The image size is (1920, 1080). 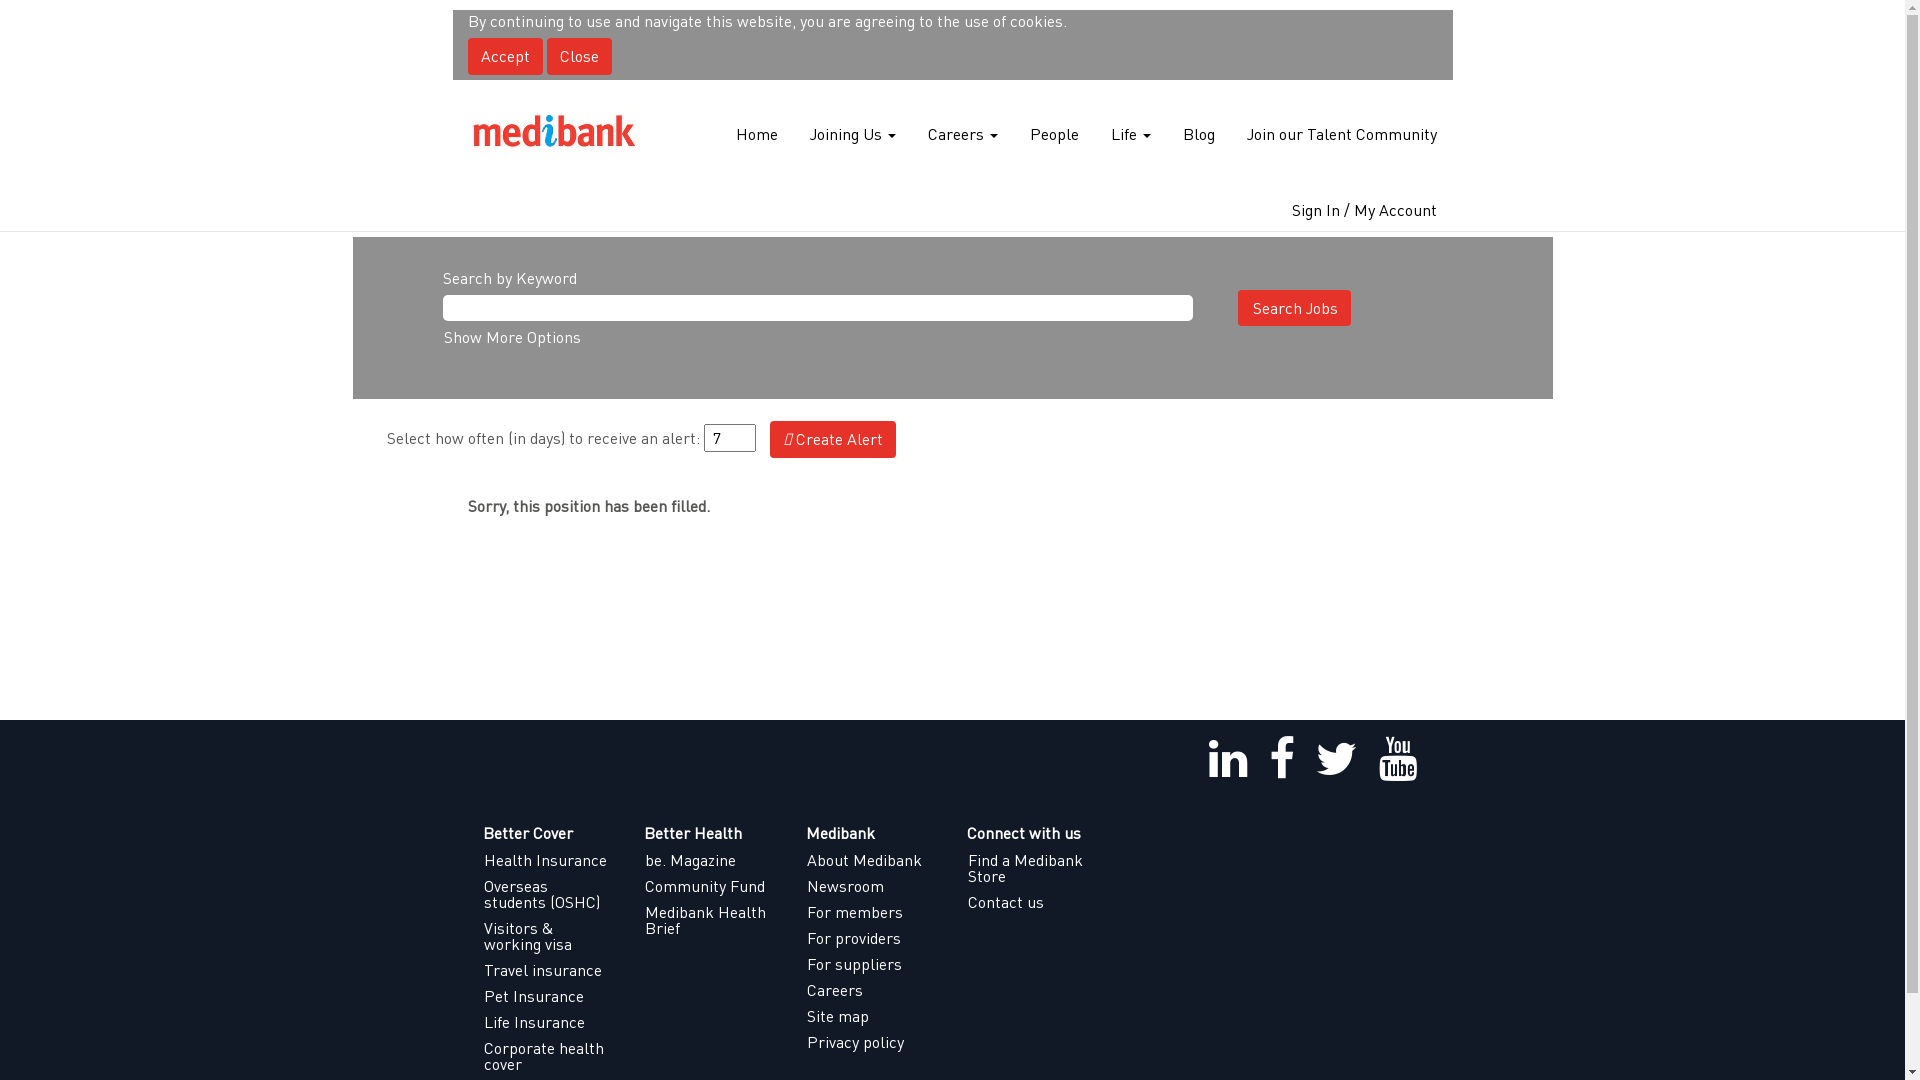 I want to click on 'Medibank Careers', so click(x=553, y=134).